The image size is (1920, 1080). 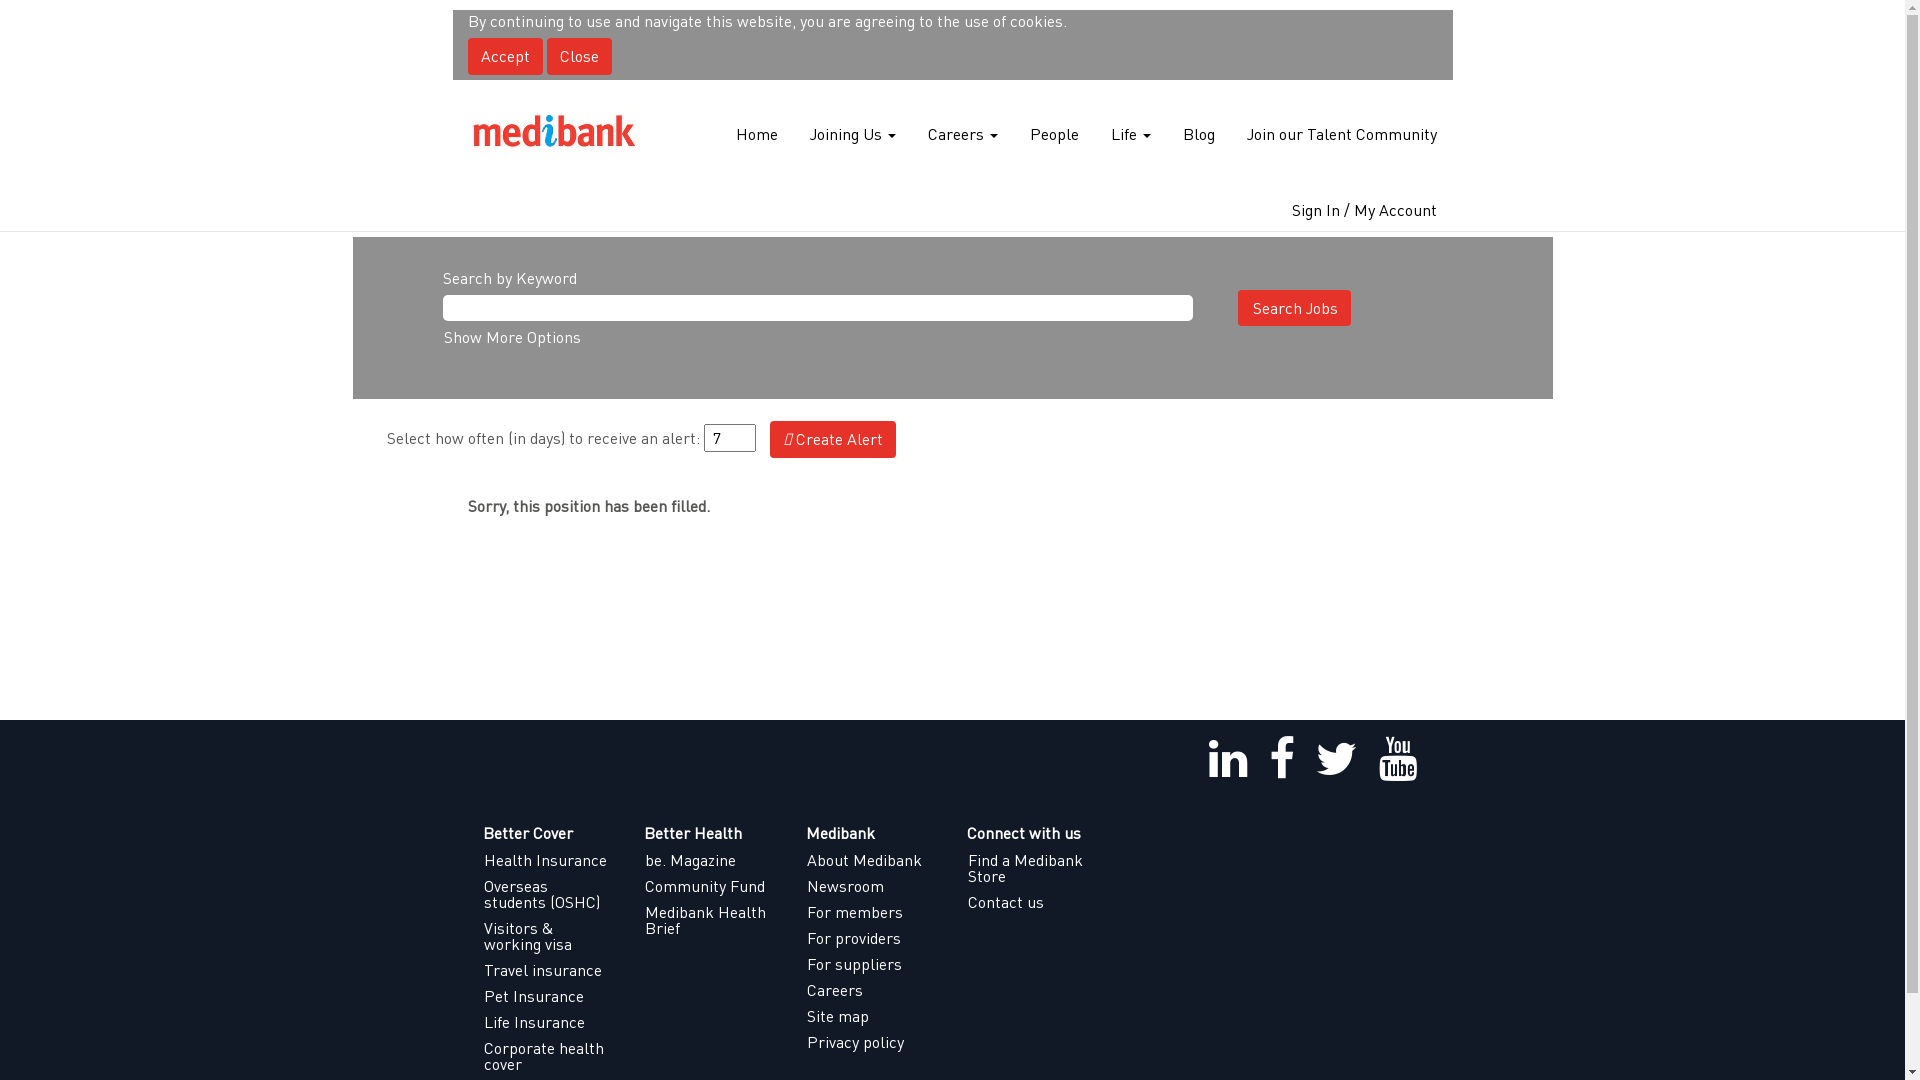 I want to click on 'Medibank Careers', so click(x=553, y=134).